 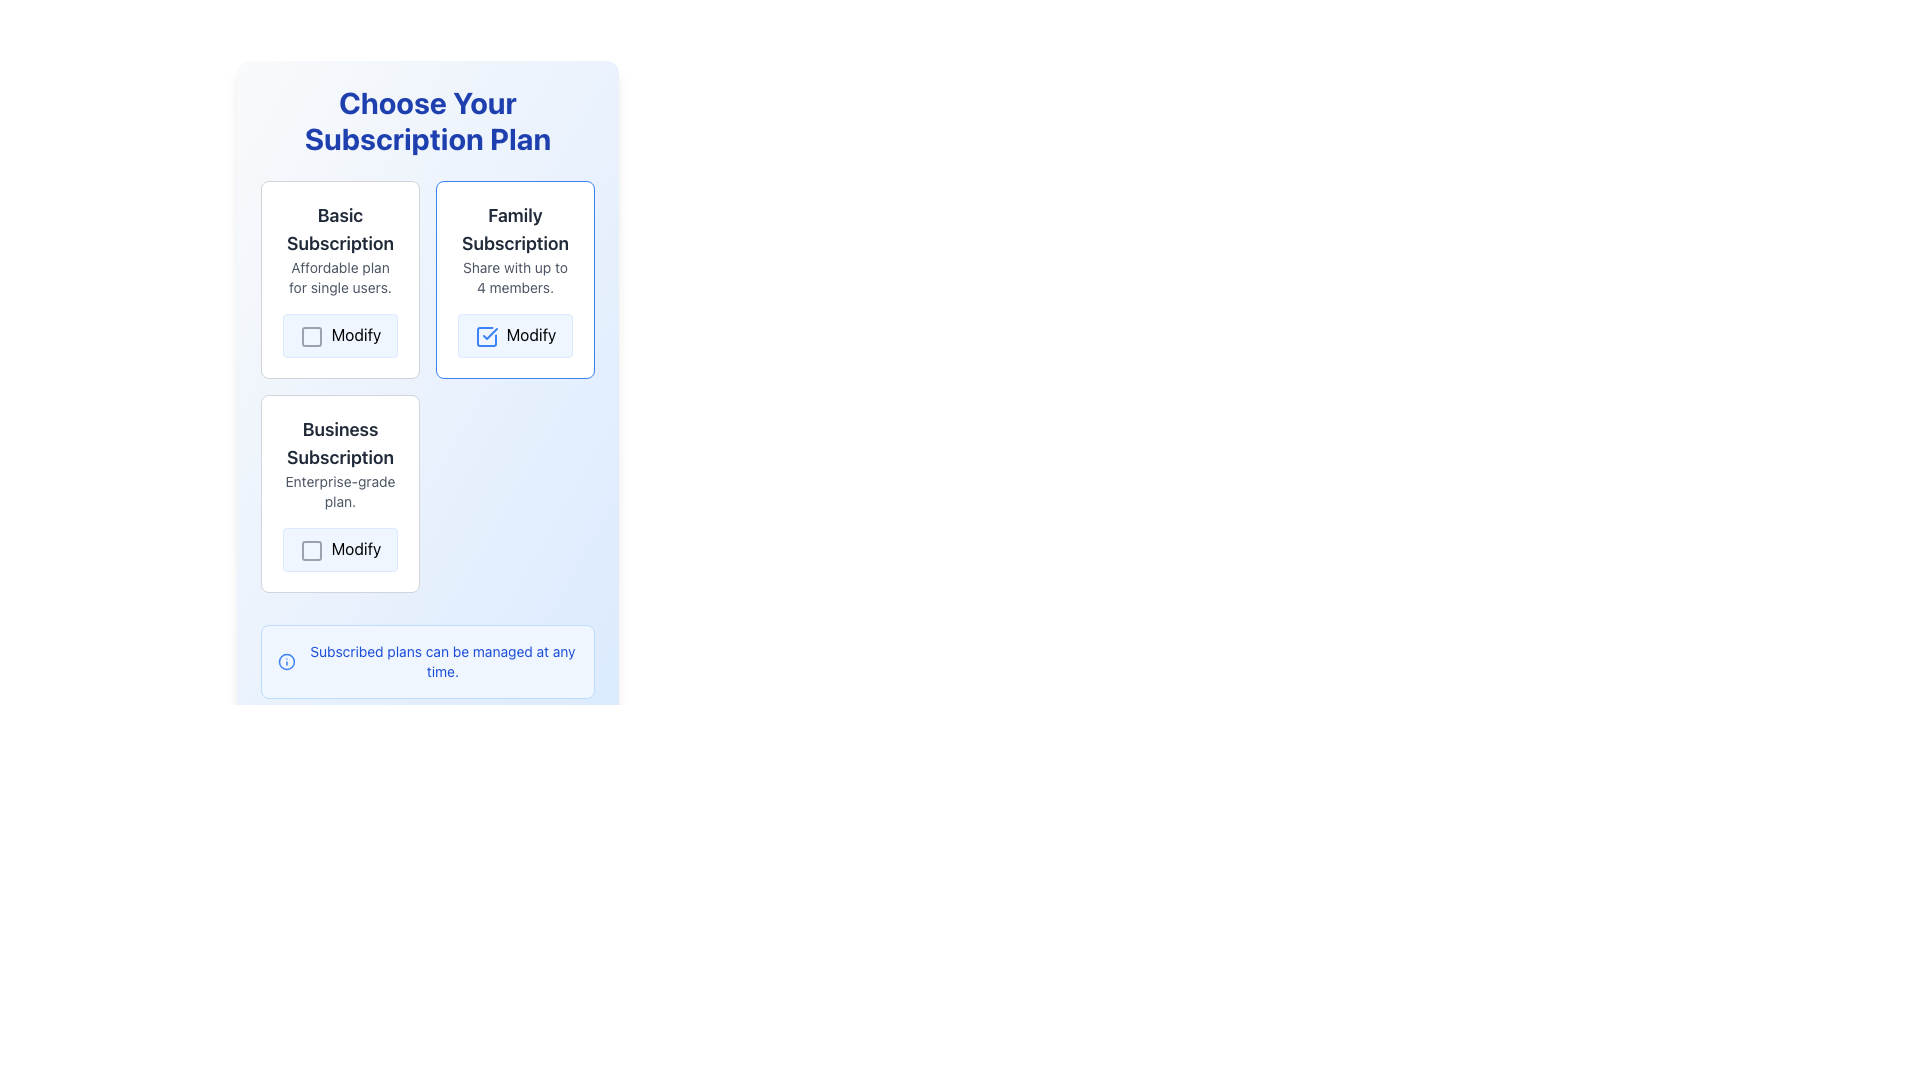 I want to click on the descriptive Text Label for the 'Business Subscription' plan, located in the lower section of its card, between the title and the 'Modify' button, so click(x=340, y=491).